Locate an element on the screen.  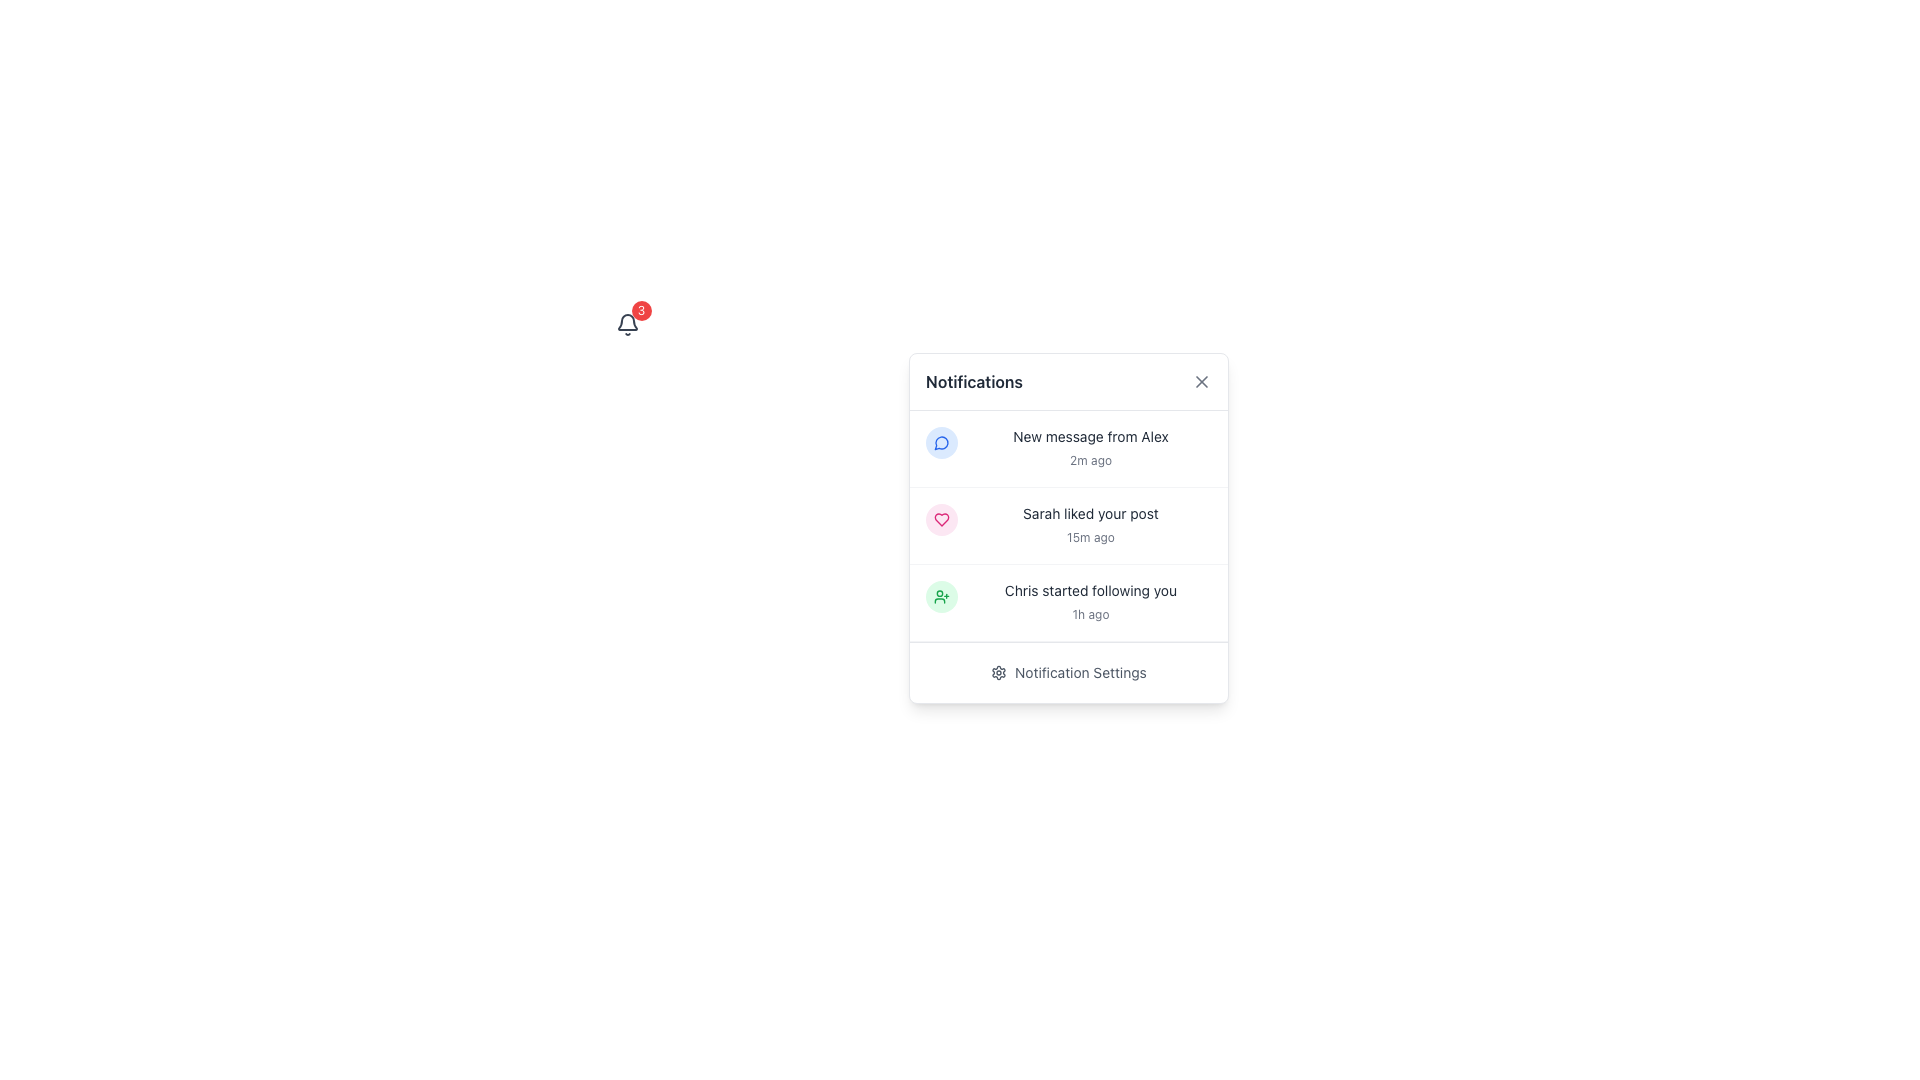
the notification card that indicates 'Sarah liked your post' within the dropdown panel is located at coordinates (1068, 527).